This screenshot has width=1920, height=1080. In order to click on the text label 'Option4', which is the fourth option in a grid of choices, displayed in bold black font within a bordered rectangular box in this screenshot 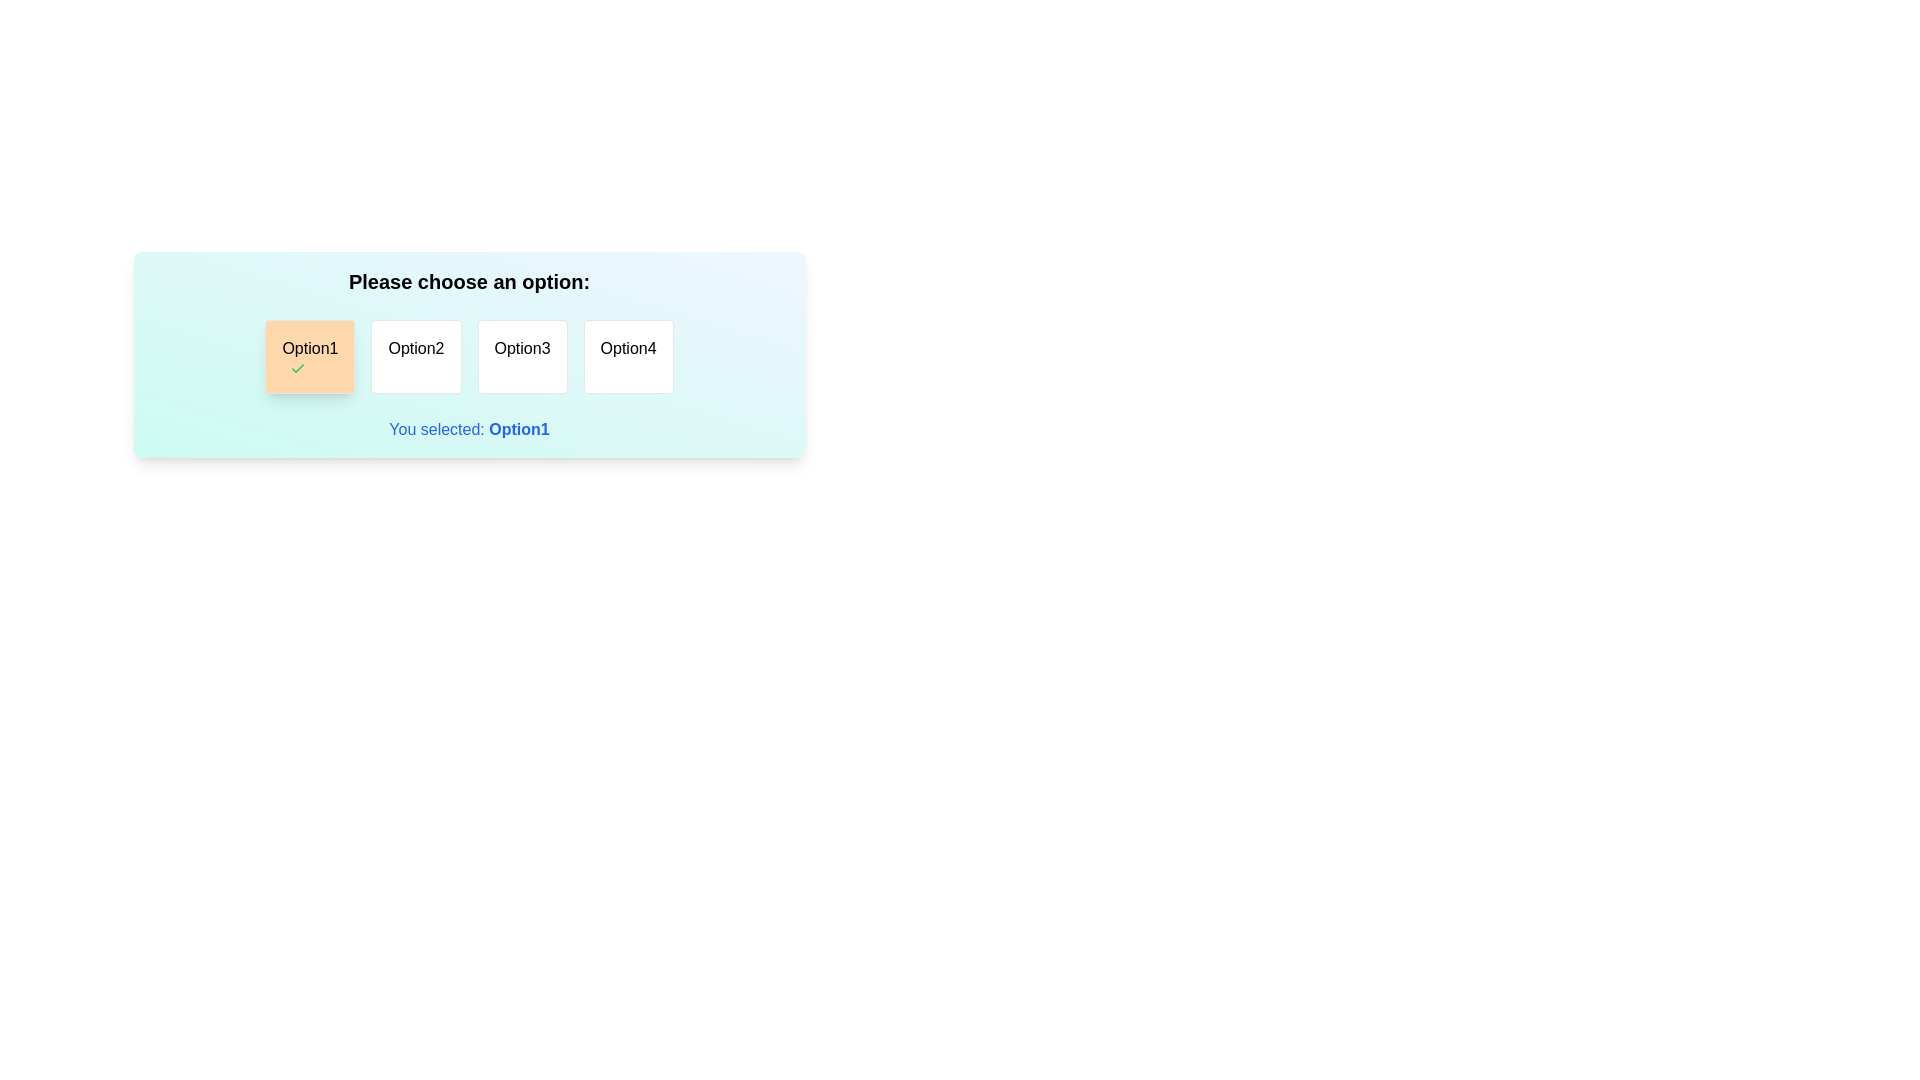, I will do `click(627, 347)`.